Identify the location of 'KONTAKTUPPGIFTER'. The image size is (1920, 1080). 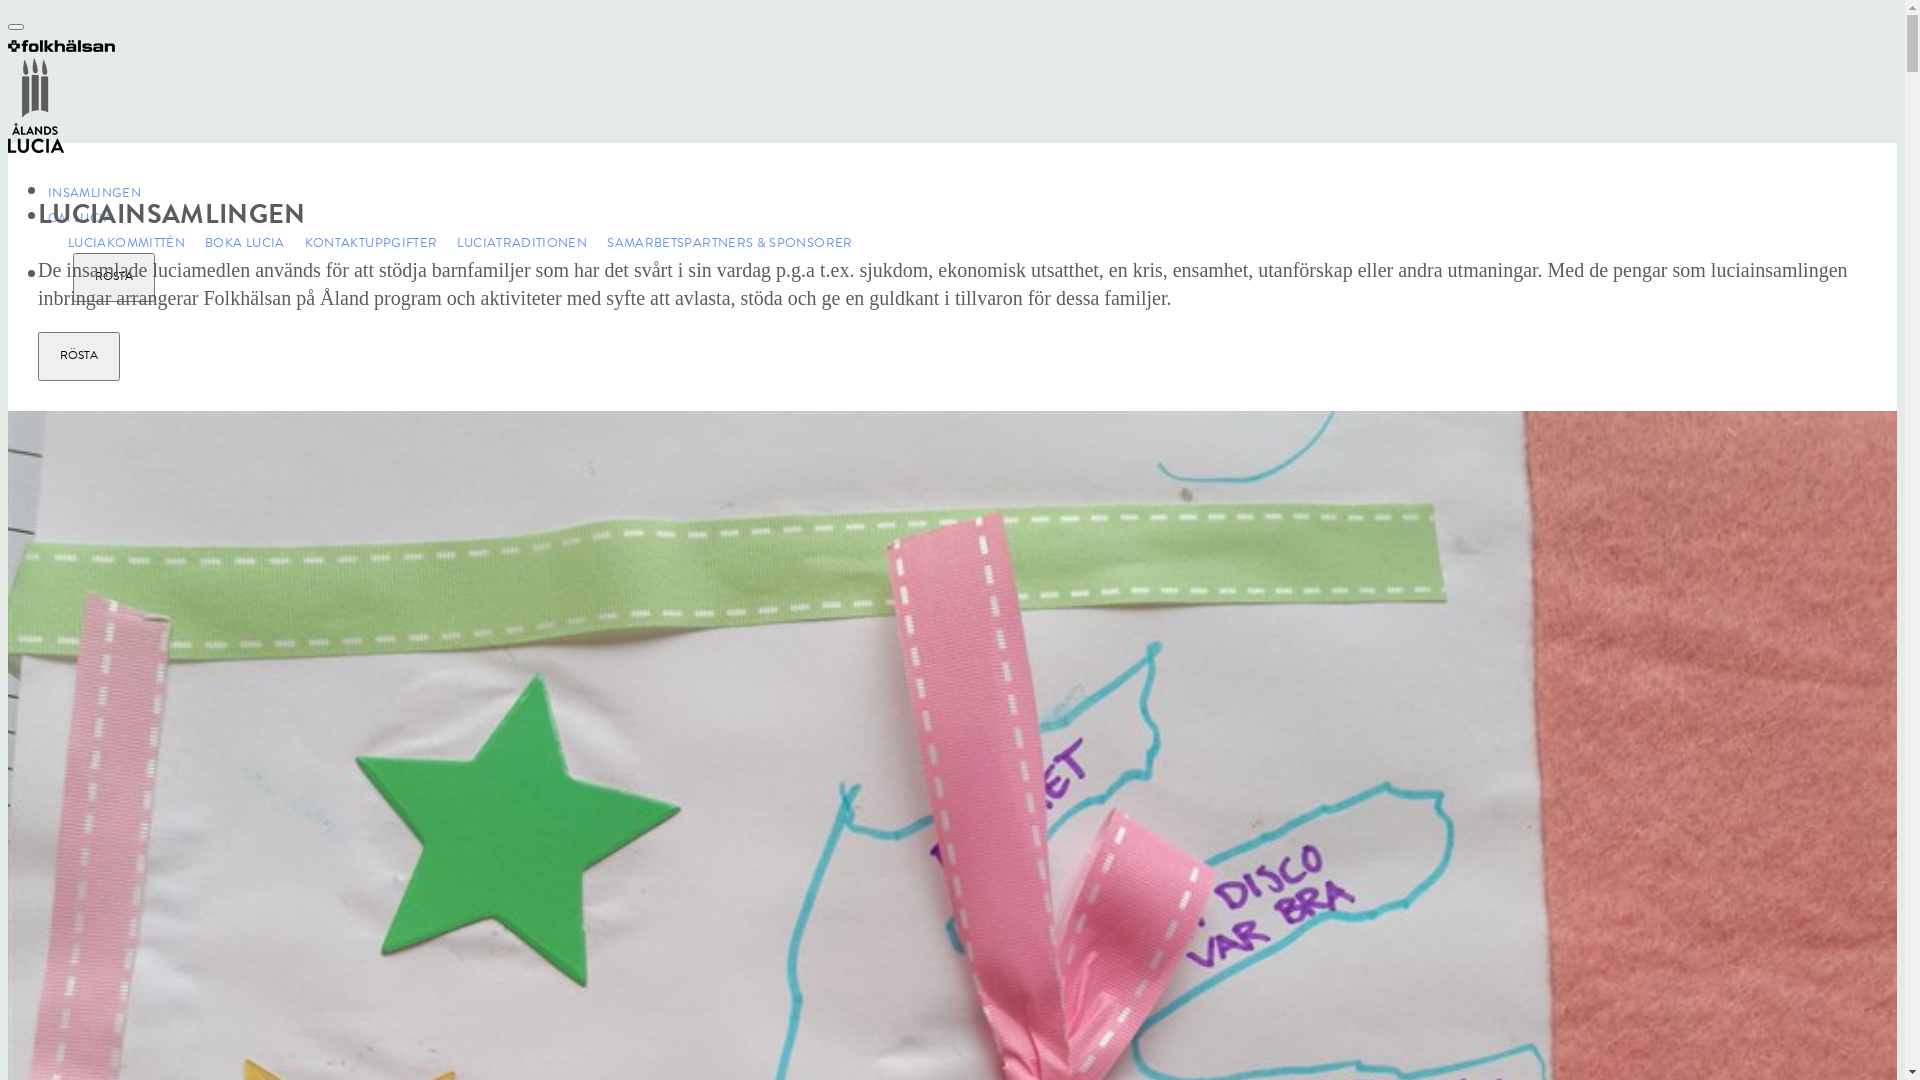
(361, 242).